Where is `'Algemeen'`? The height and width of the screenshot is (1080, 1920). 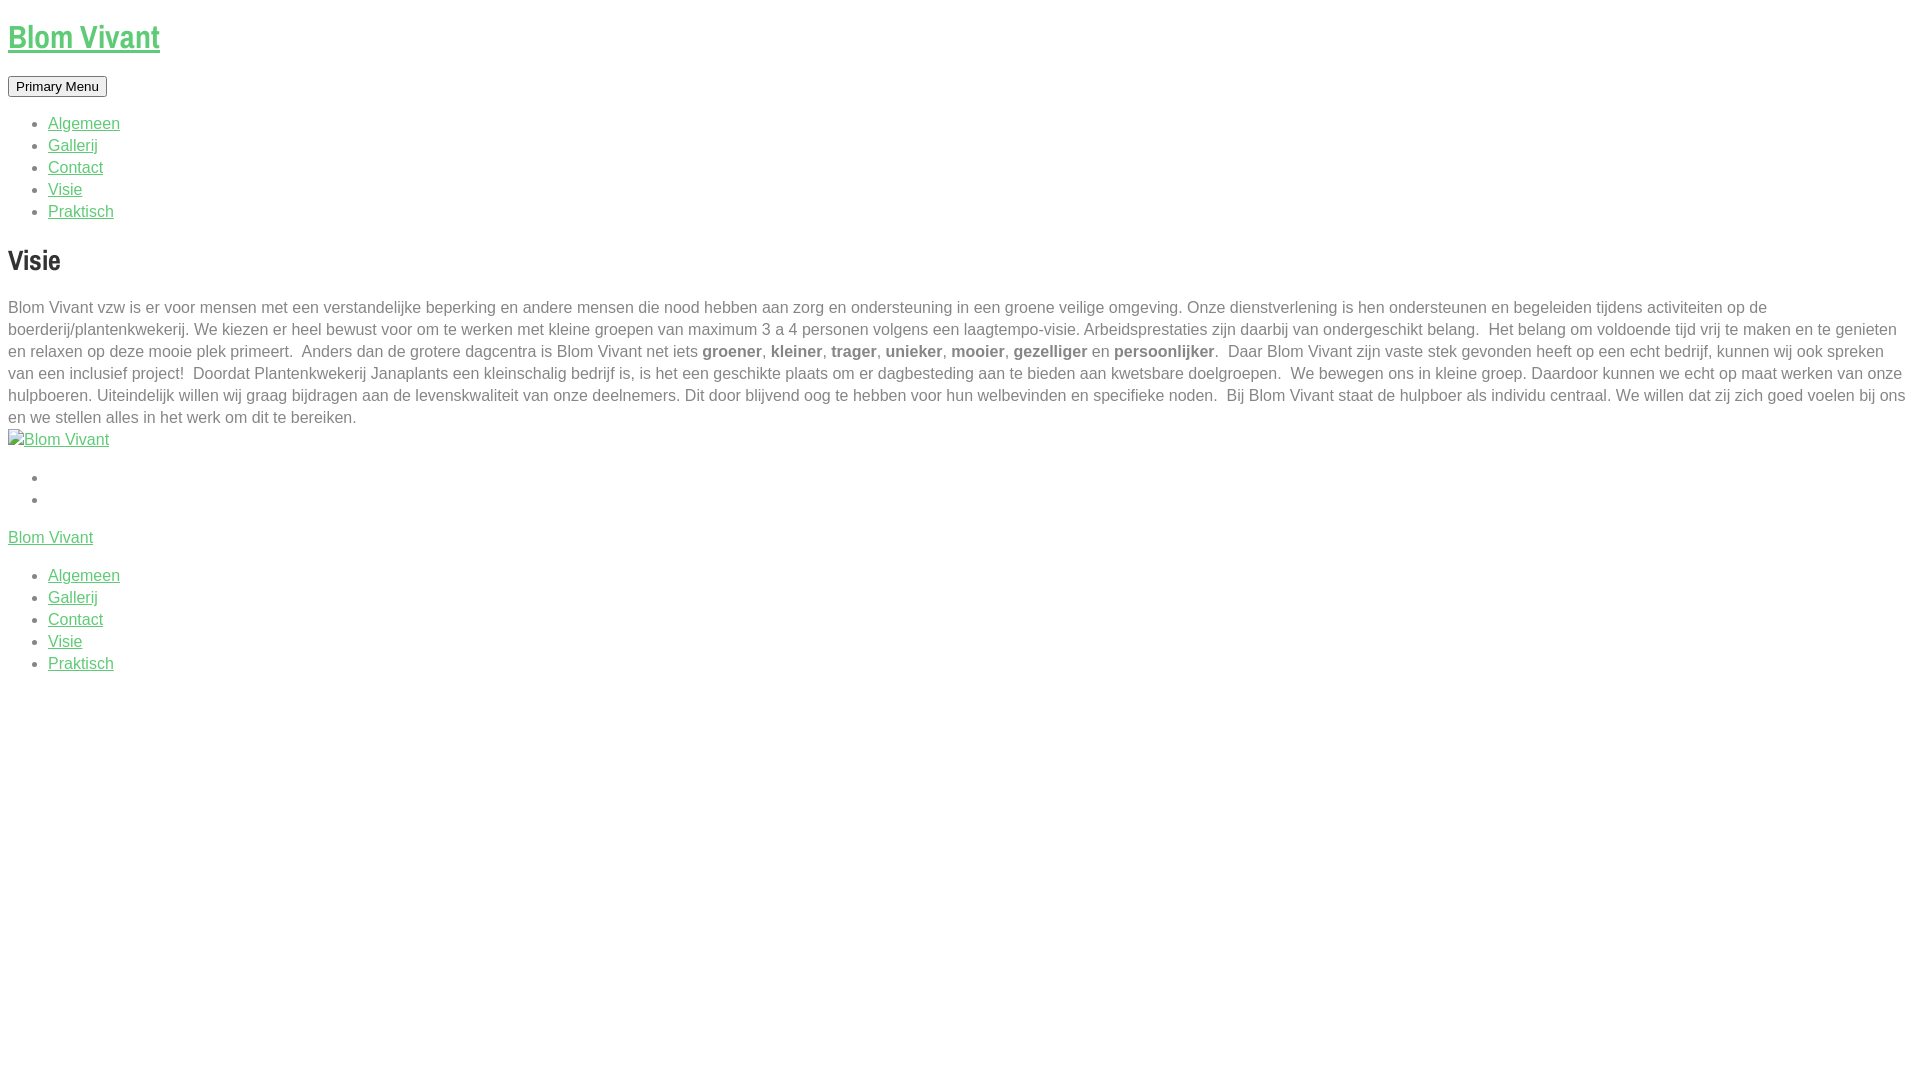
'Algemeen' is located at coordinates (82, 123).